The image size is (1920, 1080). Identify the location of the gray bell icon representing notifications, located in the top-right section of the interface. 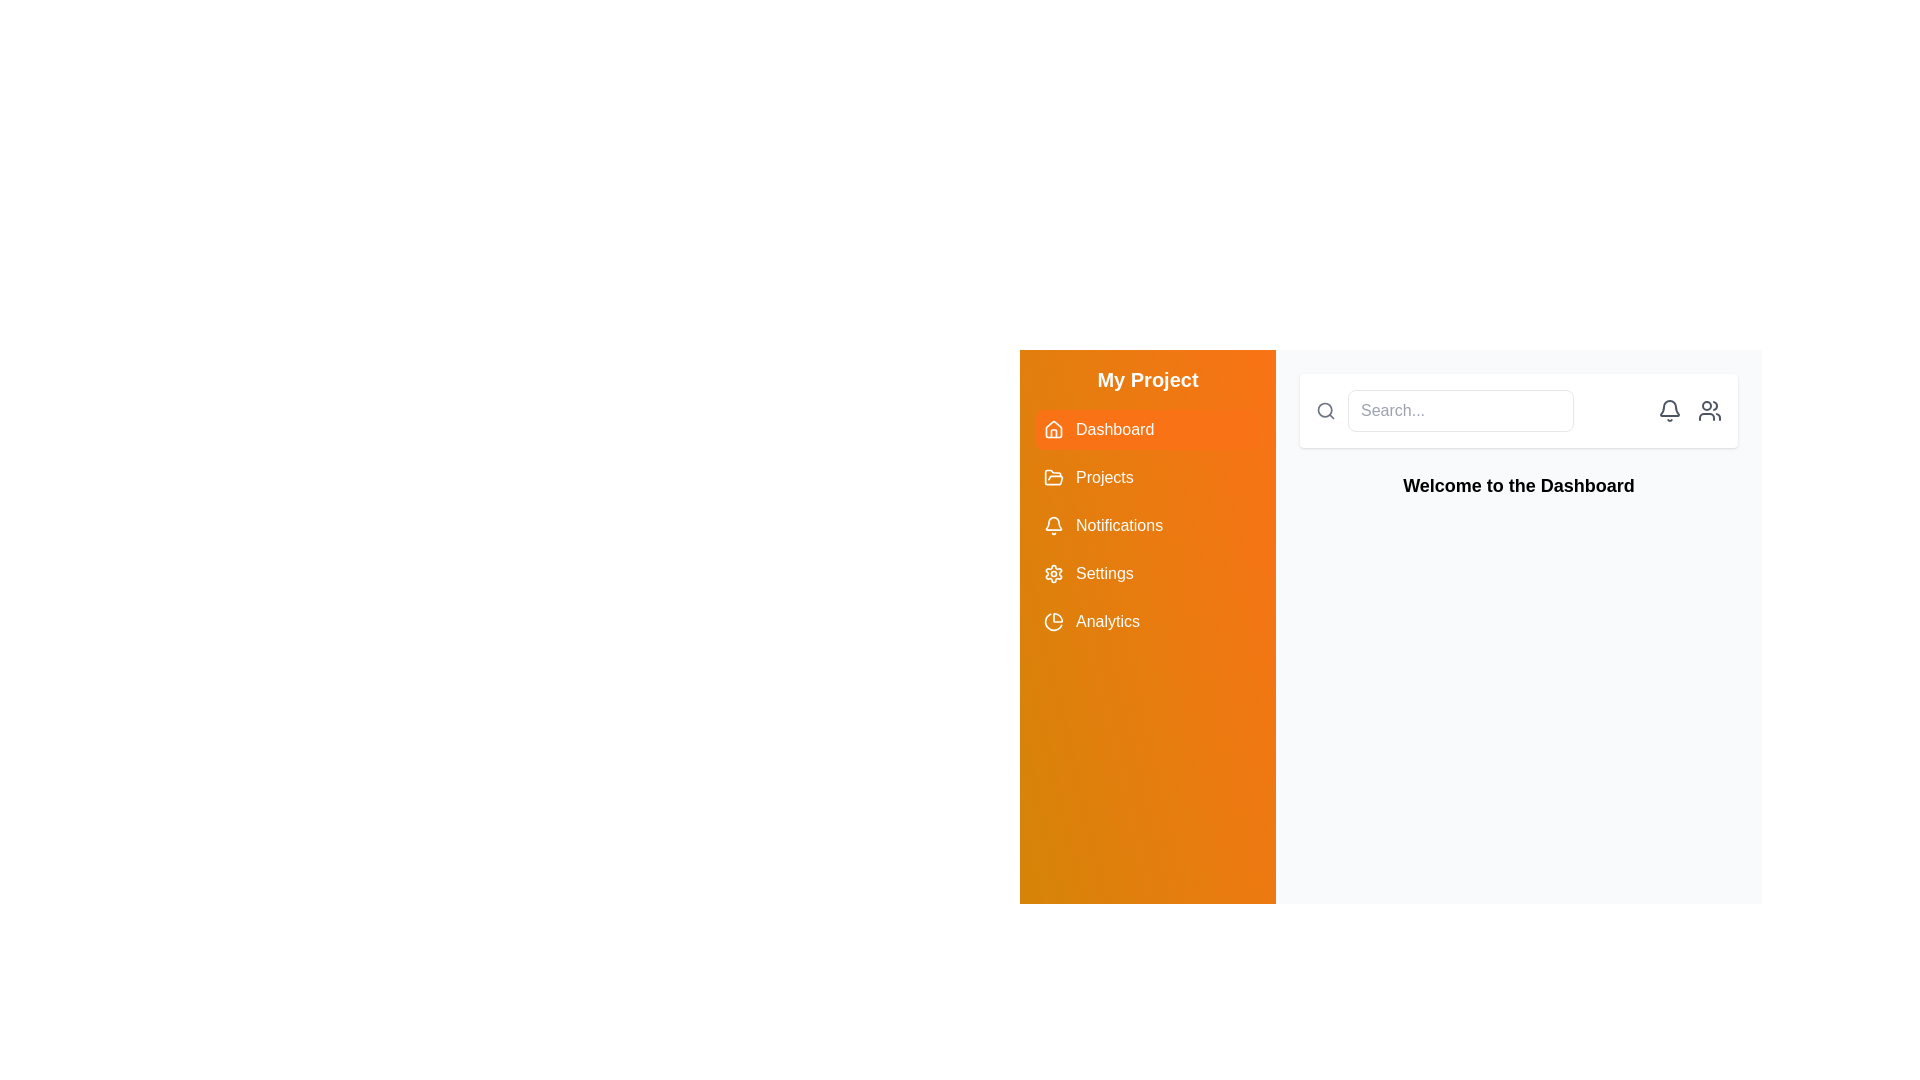
(1670, 410).